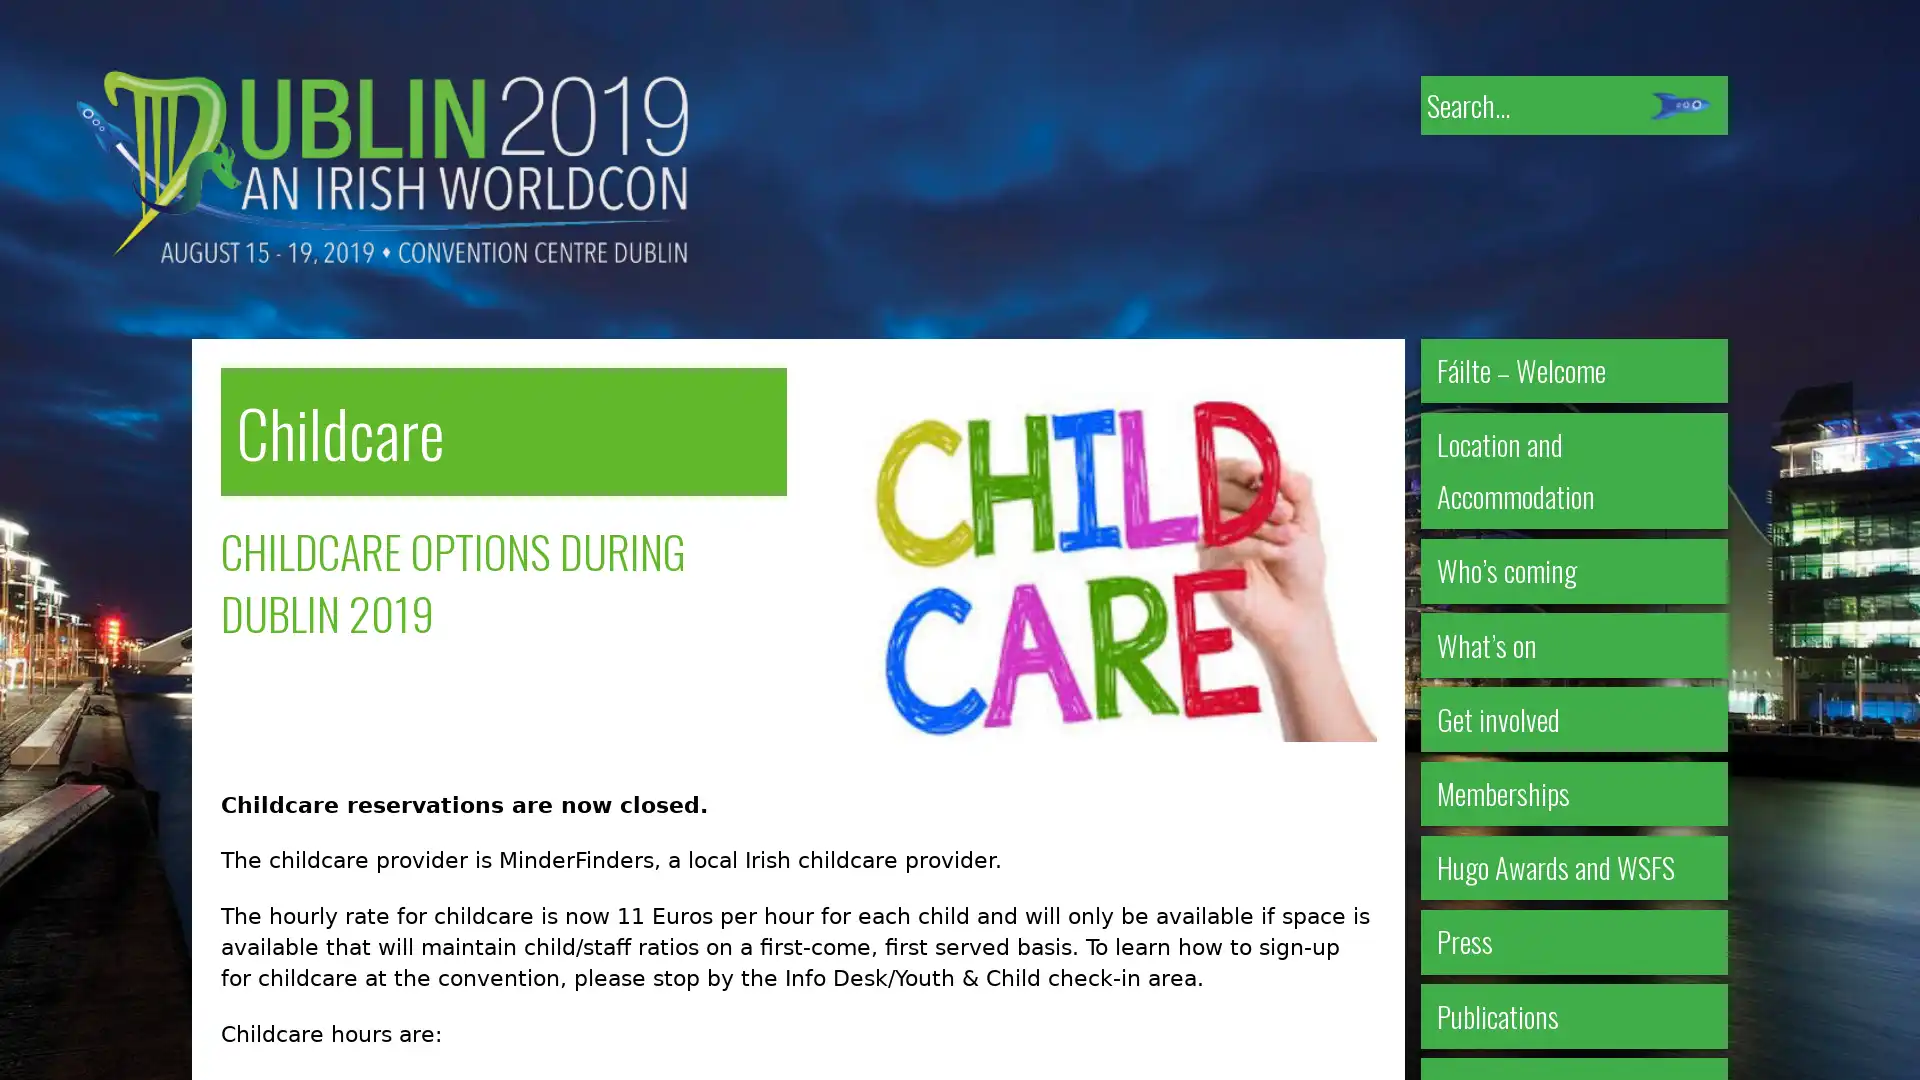 The height and width of the screenshot is (1080, 1920). What do you see at coordinates (1680, 106) in the screenshot?
I see `Submit` at bounding box center [1680, 106].